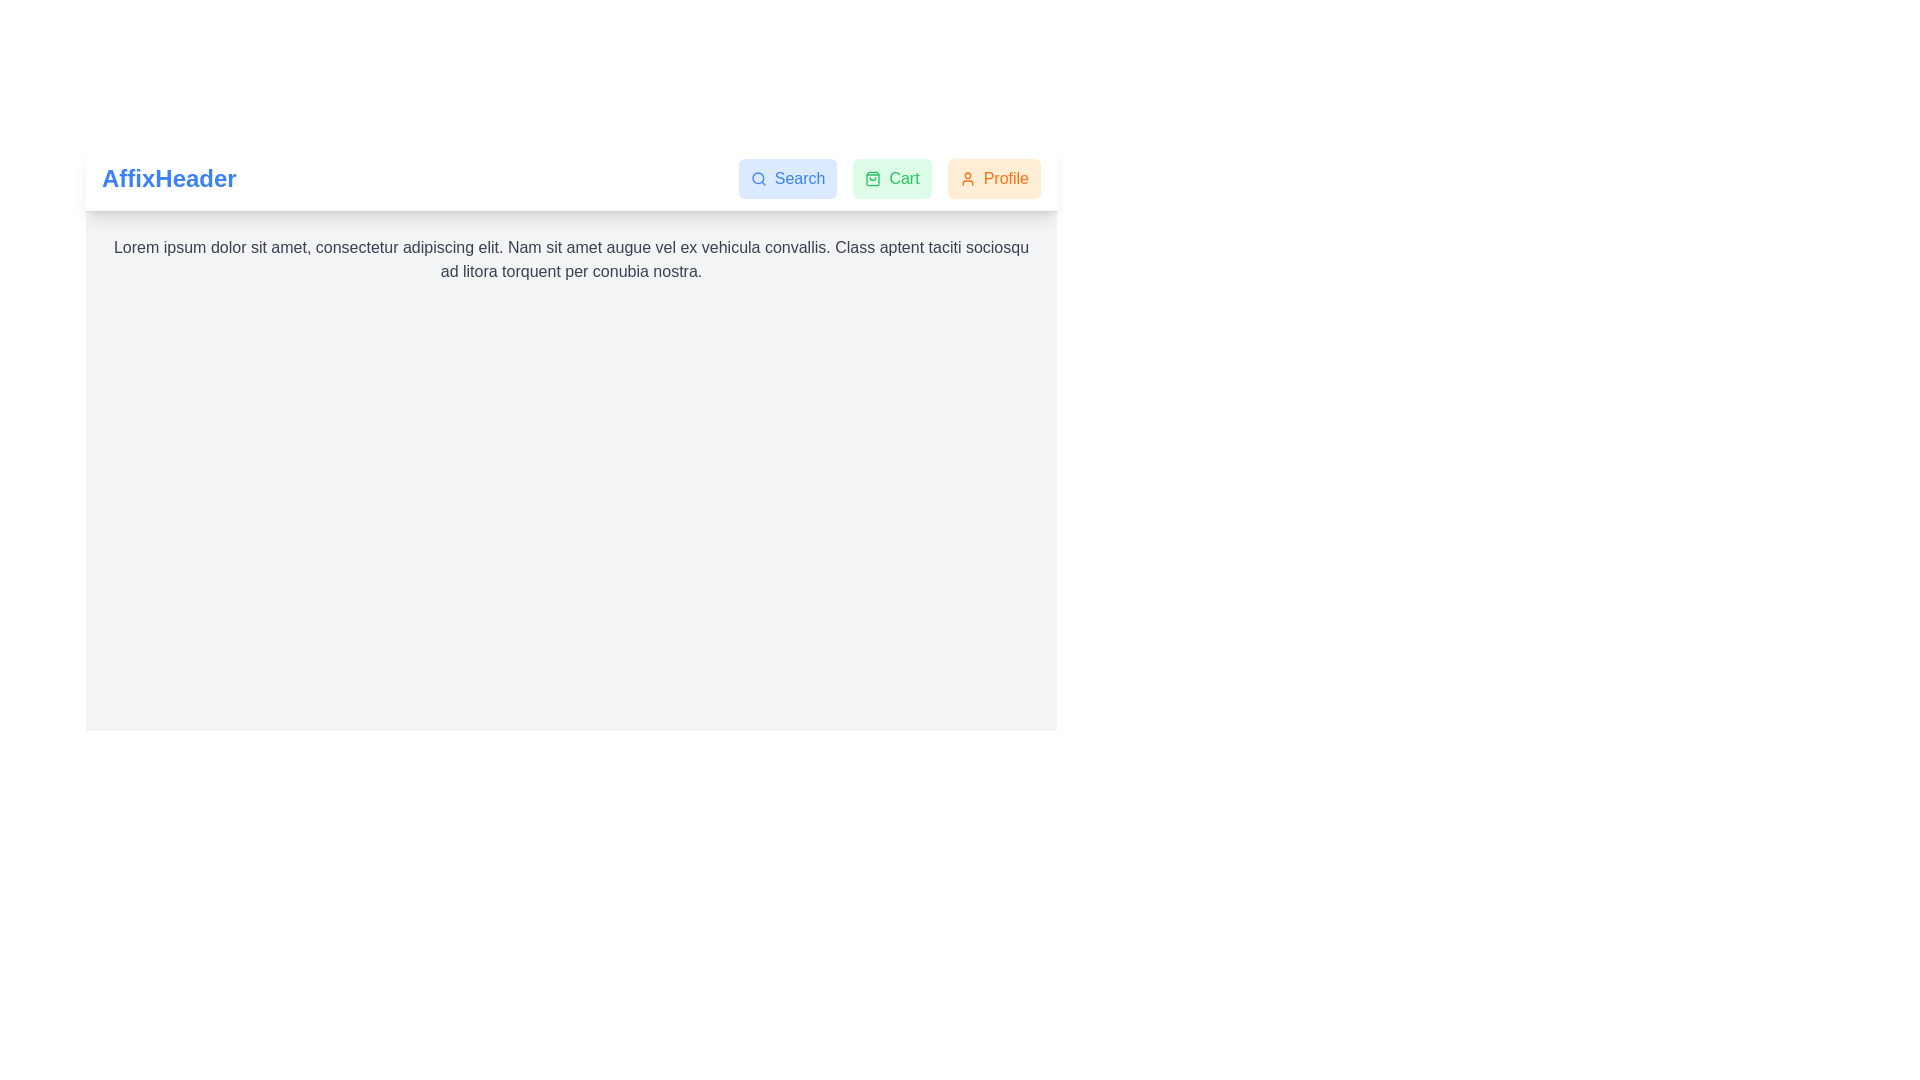 This screenshot has height=1080, width=1920. I want to click on the 'Search' button, which is represented by an icon on the leftmost part of the blue button labeled 'Search' in the top navigation bar, so click(757, 177).